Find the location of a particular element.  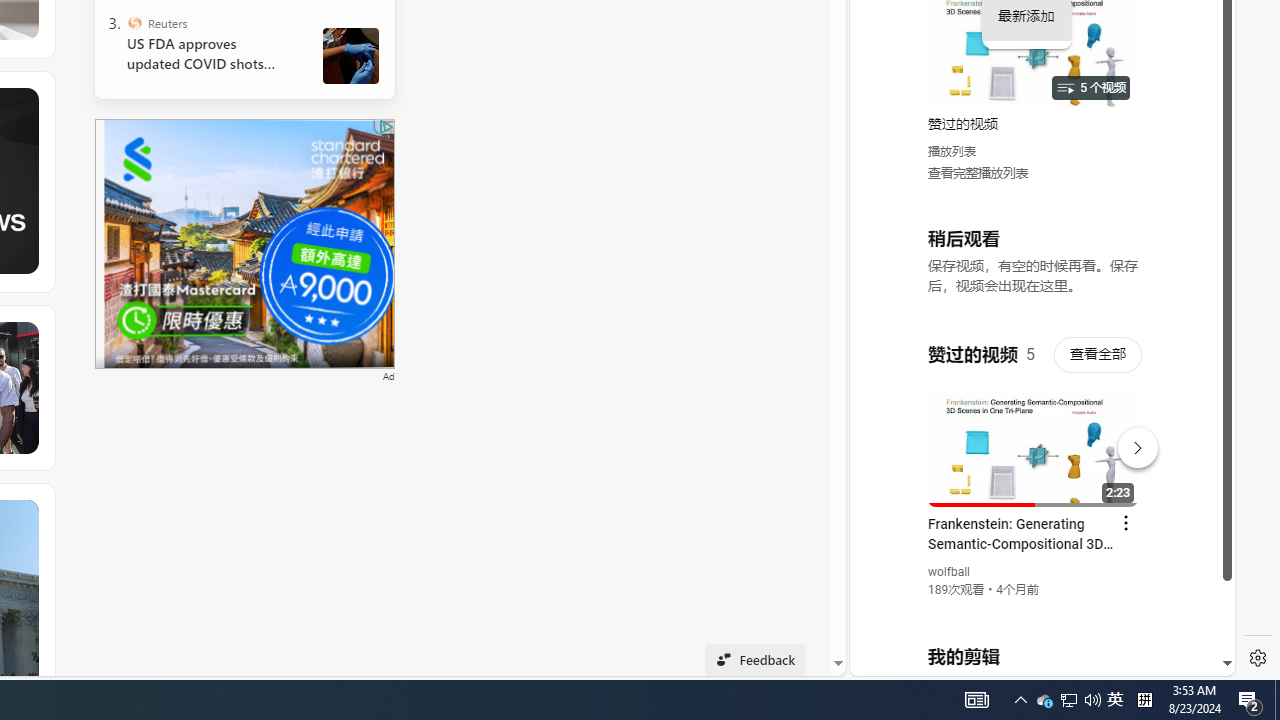

'wolfball' is located at coordinates (948, 572).